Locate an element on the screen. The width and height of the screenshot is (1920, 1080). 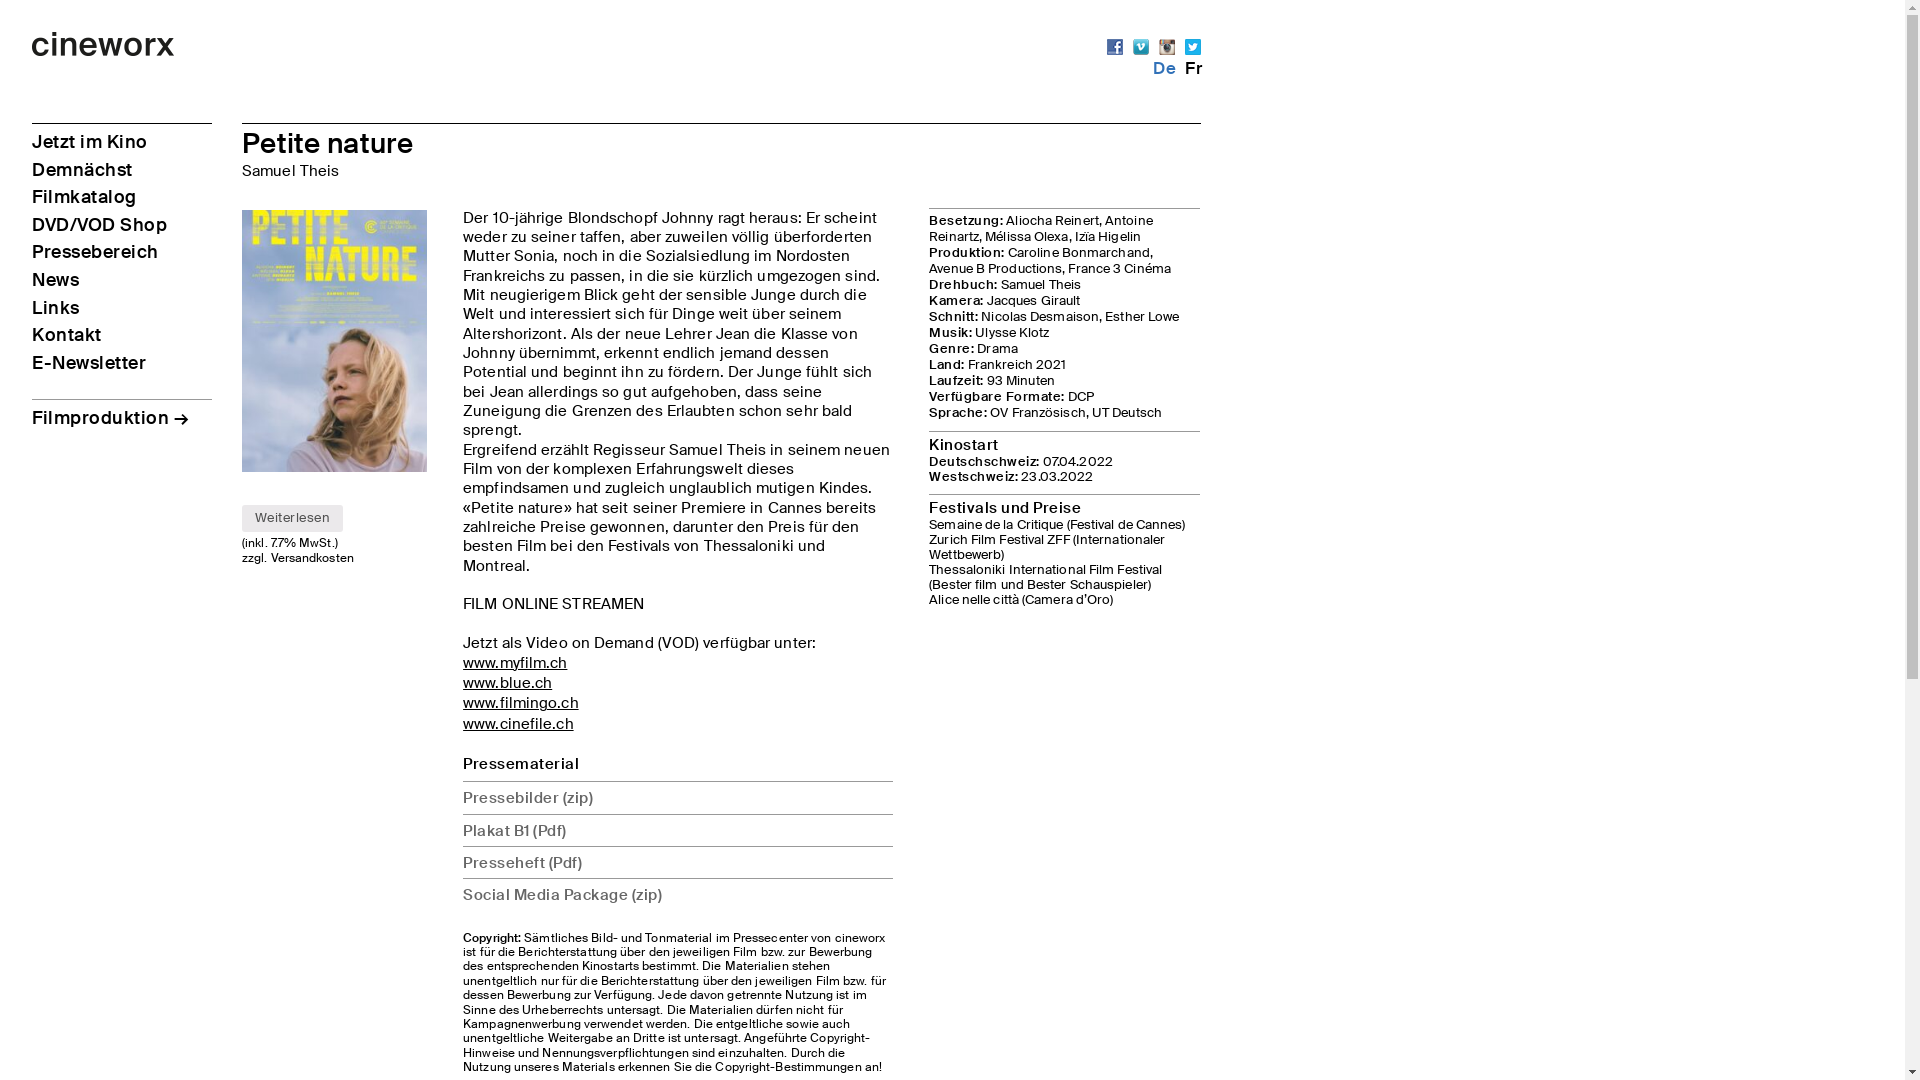
'www.blue.ch' is located at coordinates (507, 681).